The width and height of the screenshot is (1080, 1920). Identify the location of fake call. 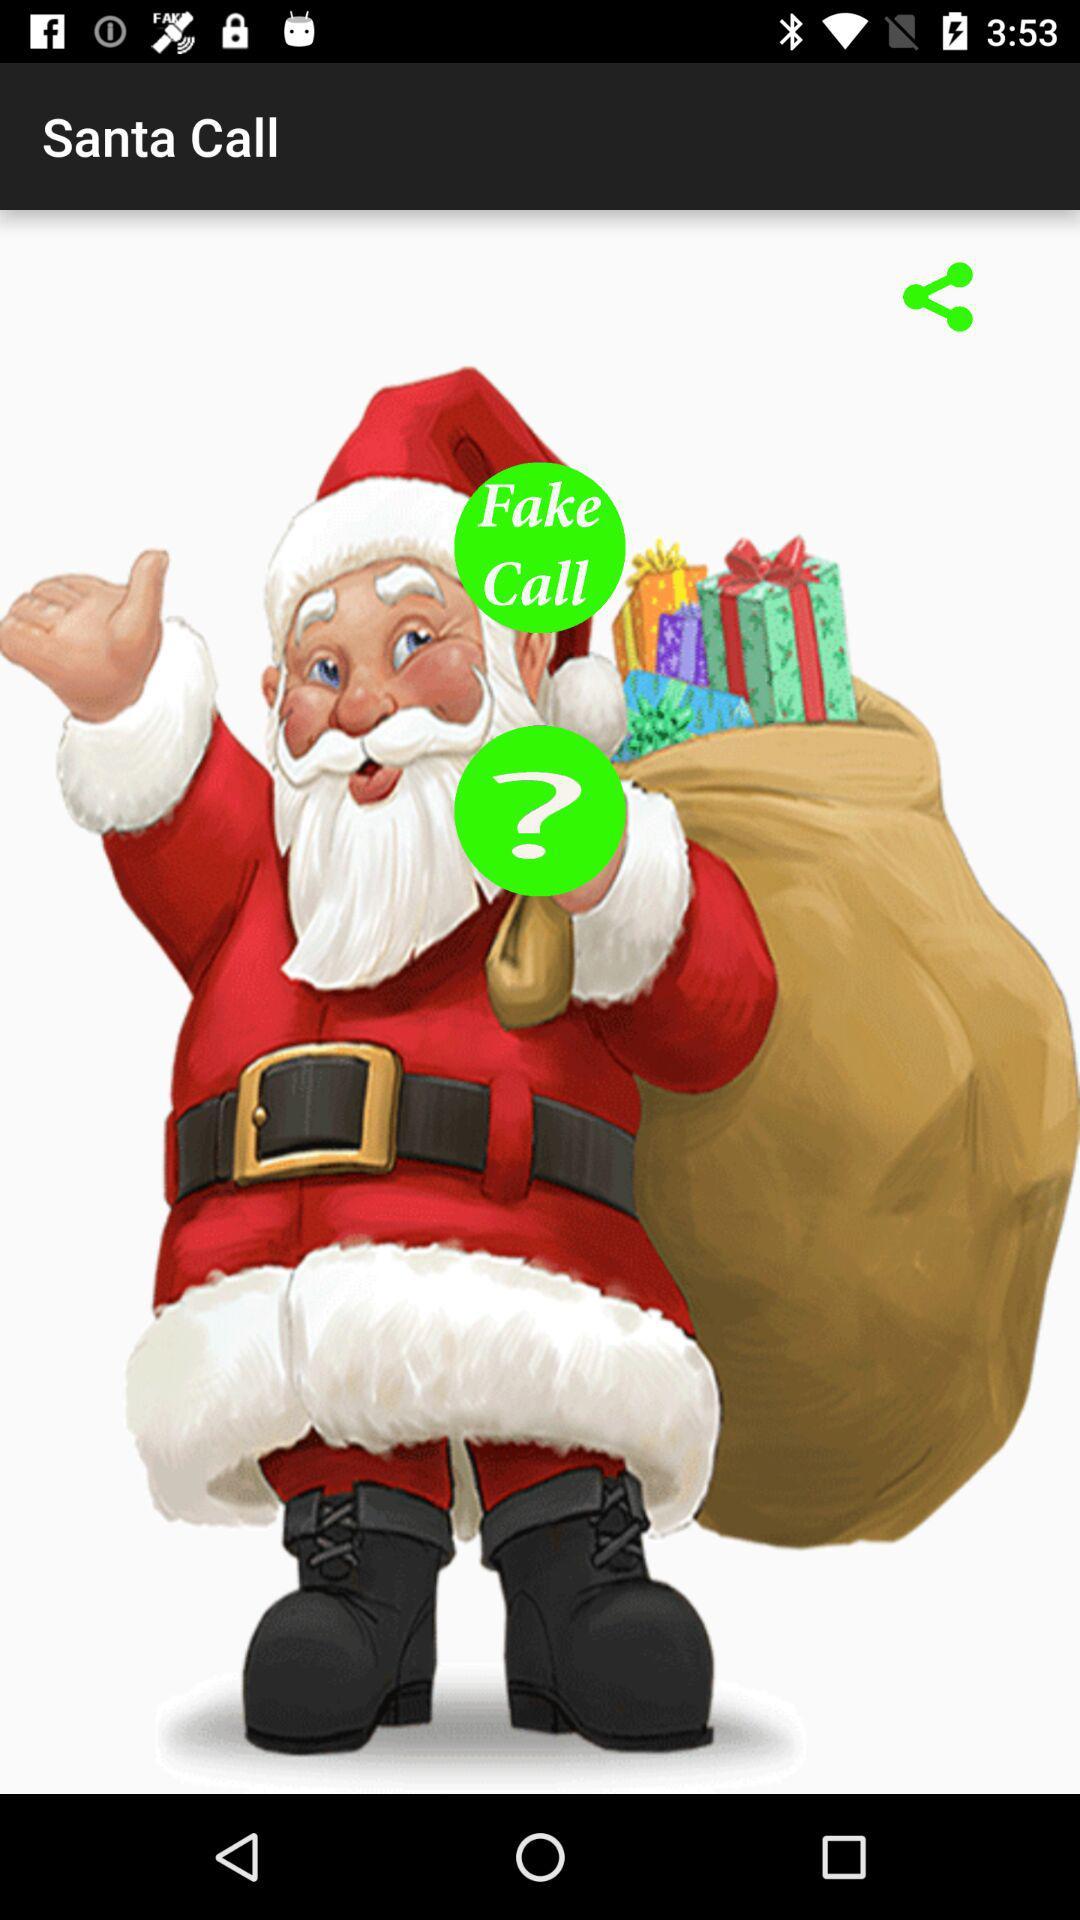
(540, 547).